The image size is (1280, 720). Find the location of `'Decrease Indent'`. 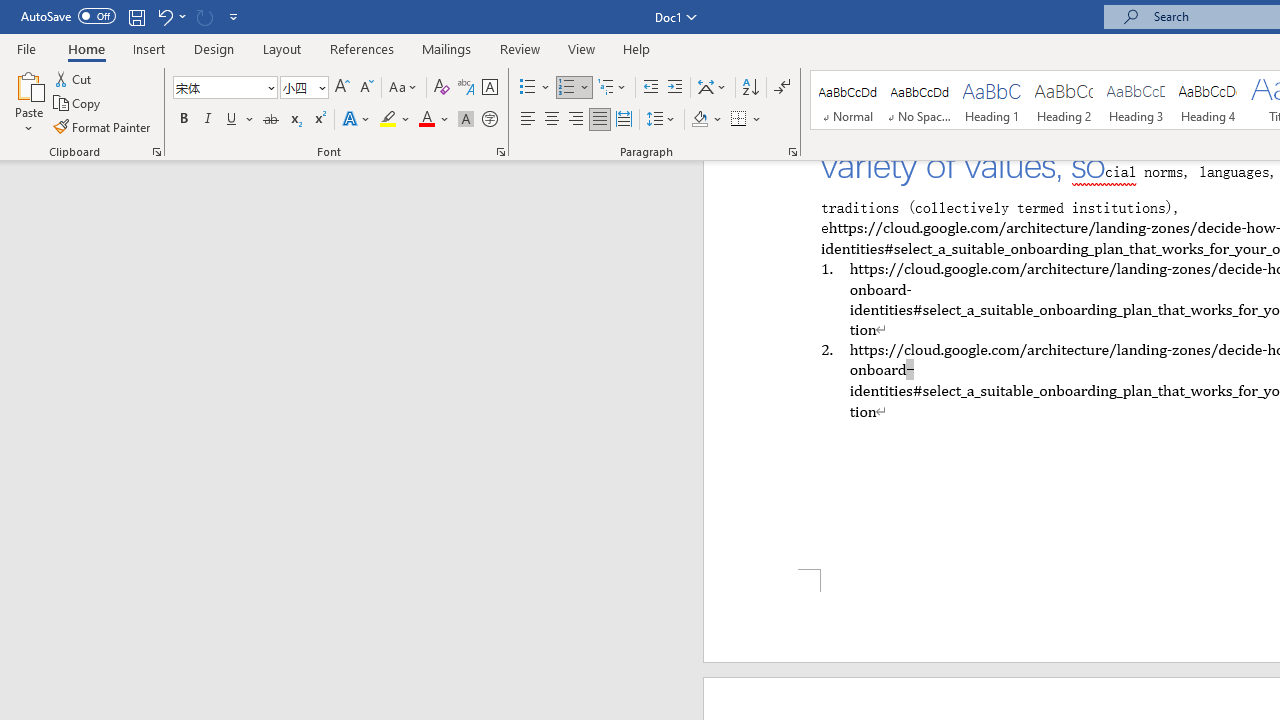

'Decrease Indent' is located at coordinates (650, 86).